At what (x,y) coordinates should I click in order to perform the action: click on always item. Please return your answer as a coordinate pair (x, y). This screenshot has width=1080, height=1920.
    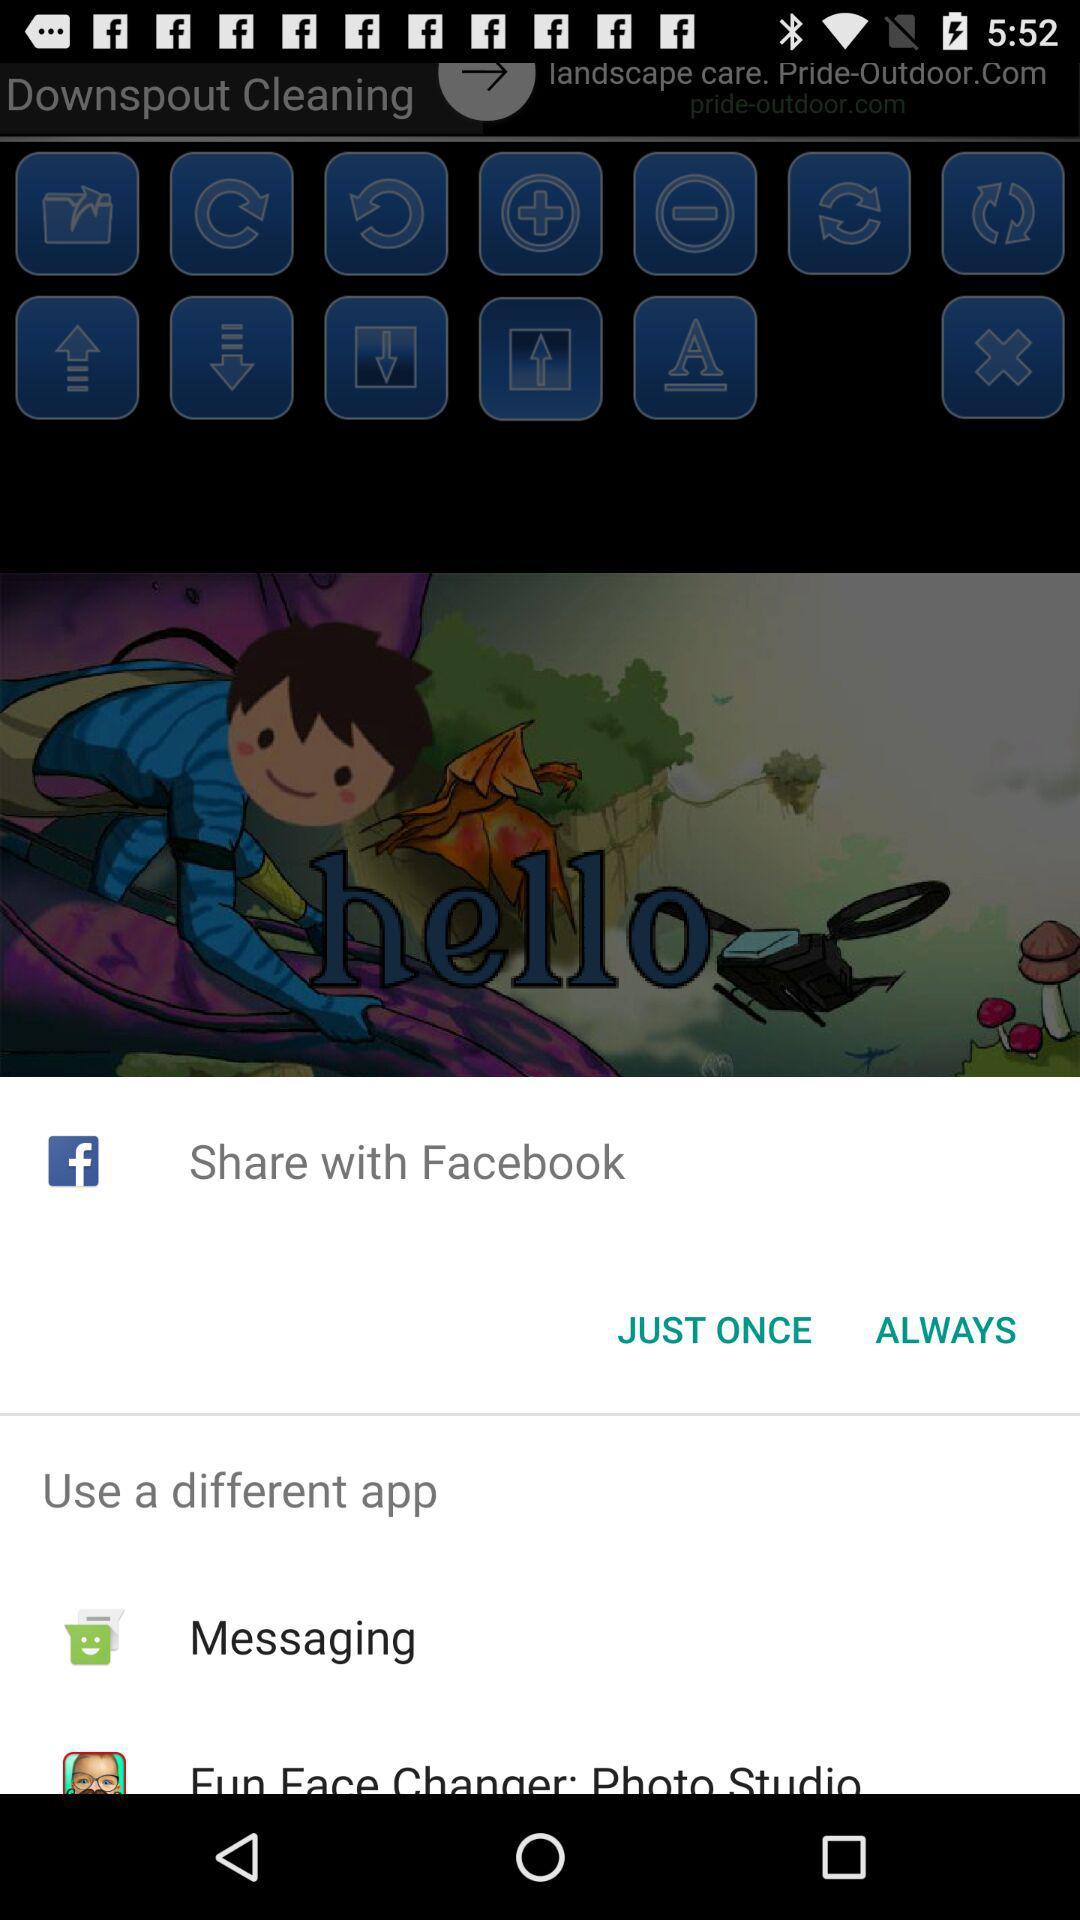
    Looking at the image, I should click on (945, 1329).